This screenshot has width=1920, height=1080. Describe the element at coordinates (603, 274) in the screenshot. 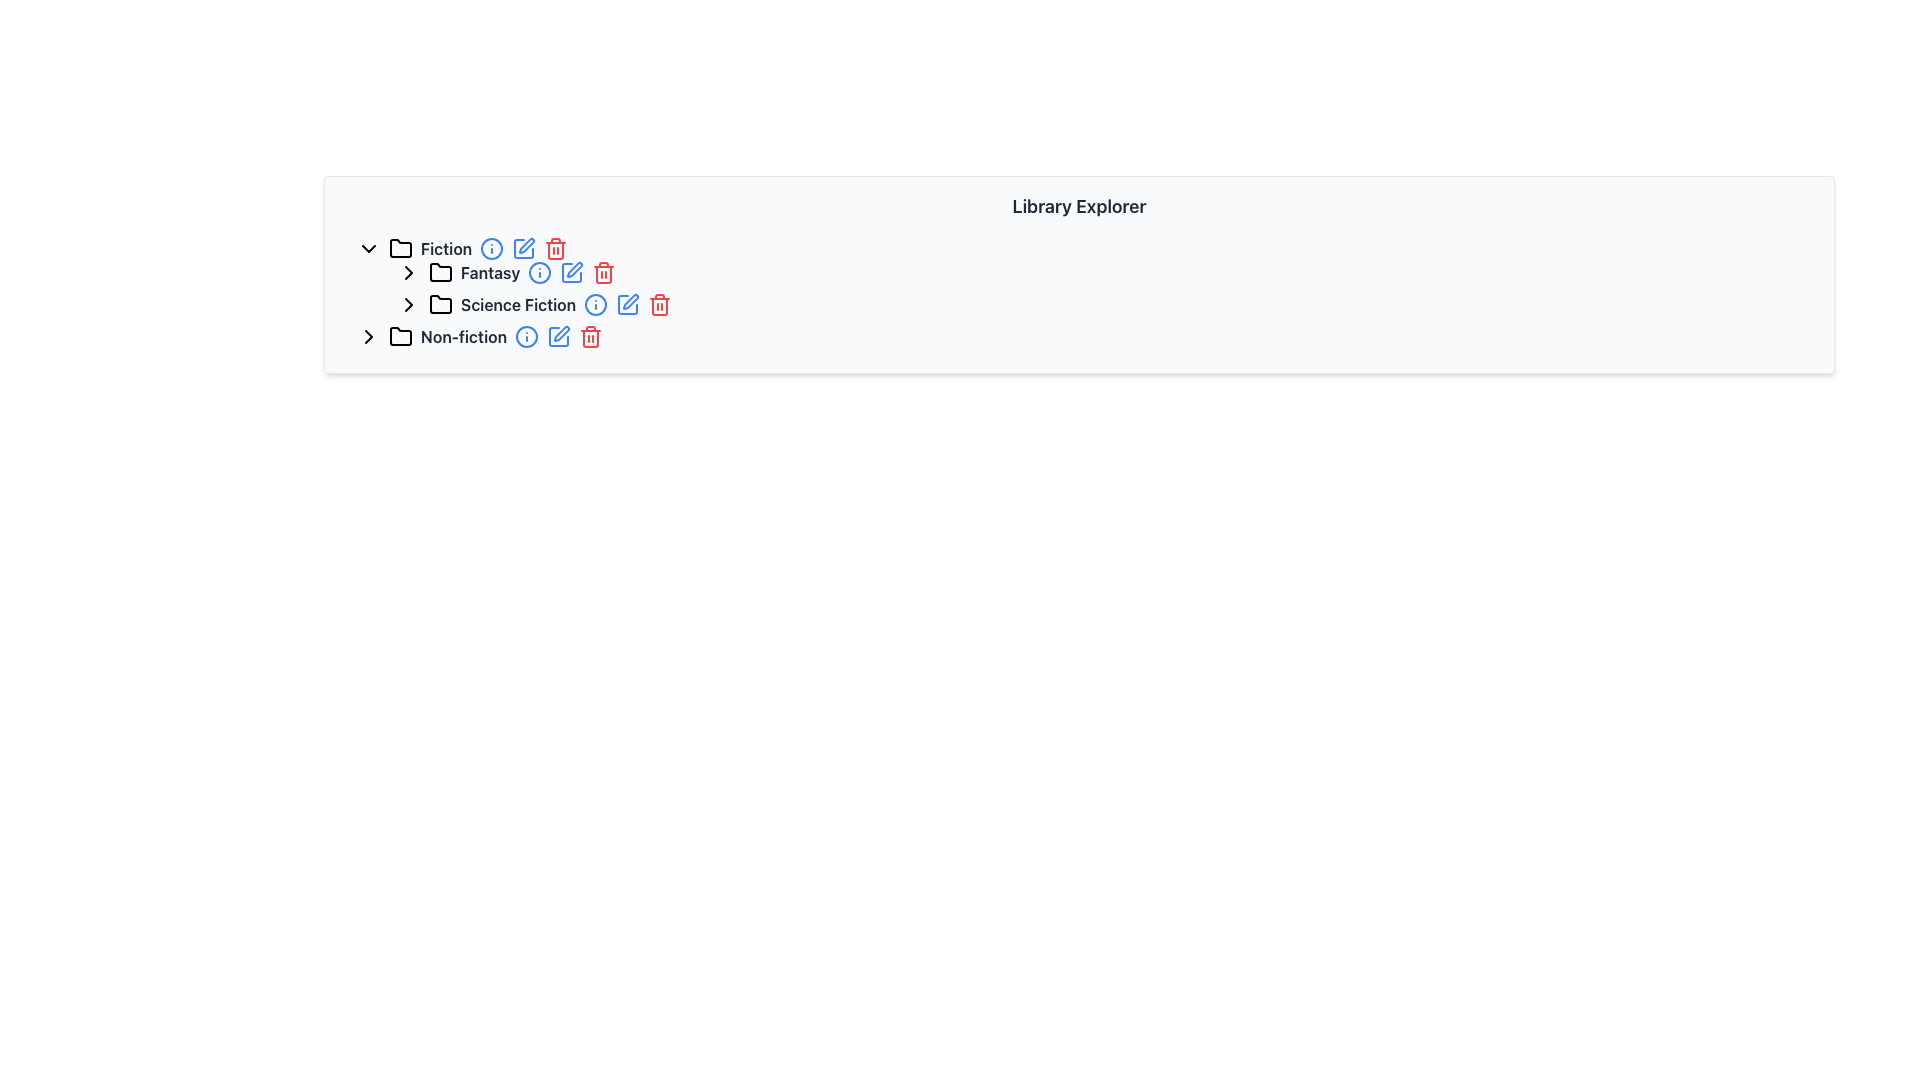

I see `the trash can icon that symbolizes the delete action next to the 'Fantasy' label under 'Fiction'` at that location.